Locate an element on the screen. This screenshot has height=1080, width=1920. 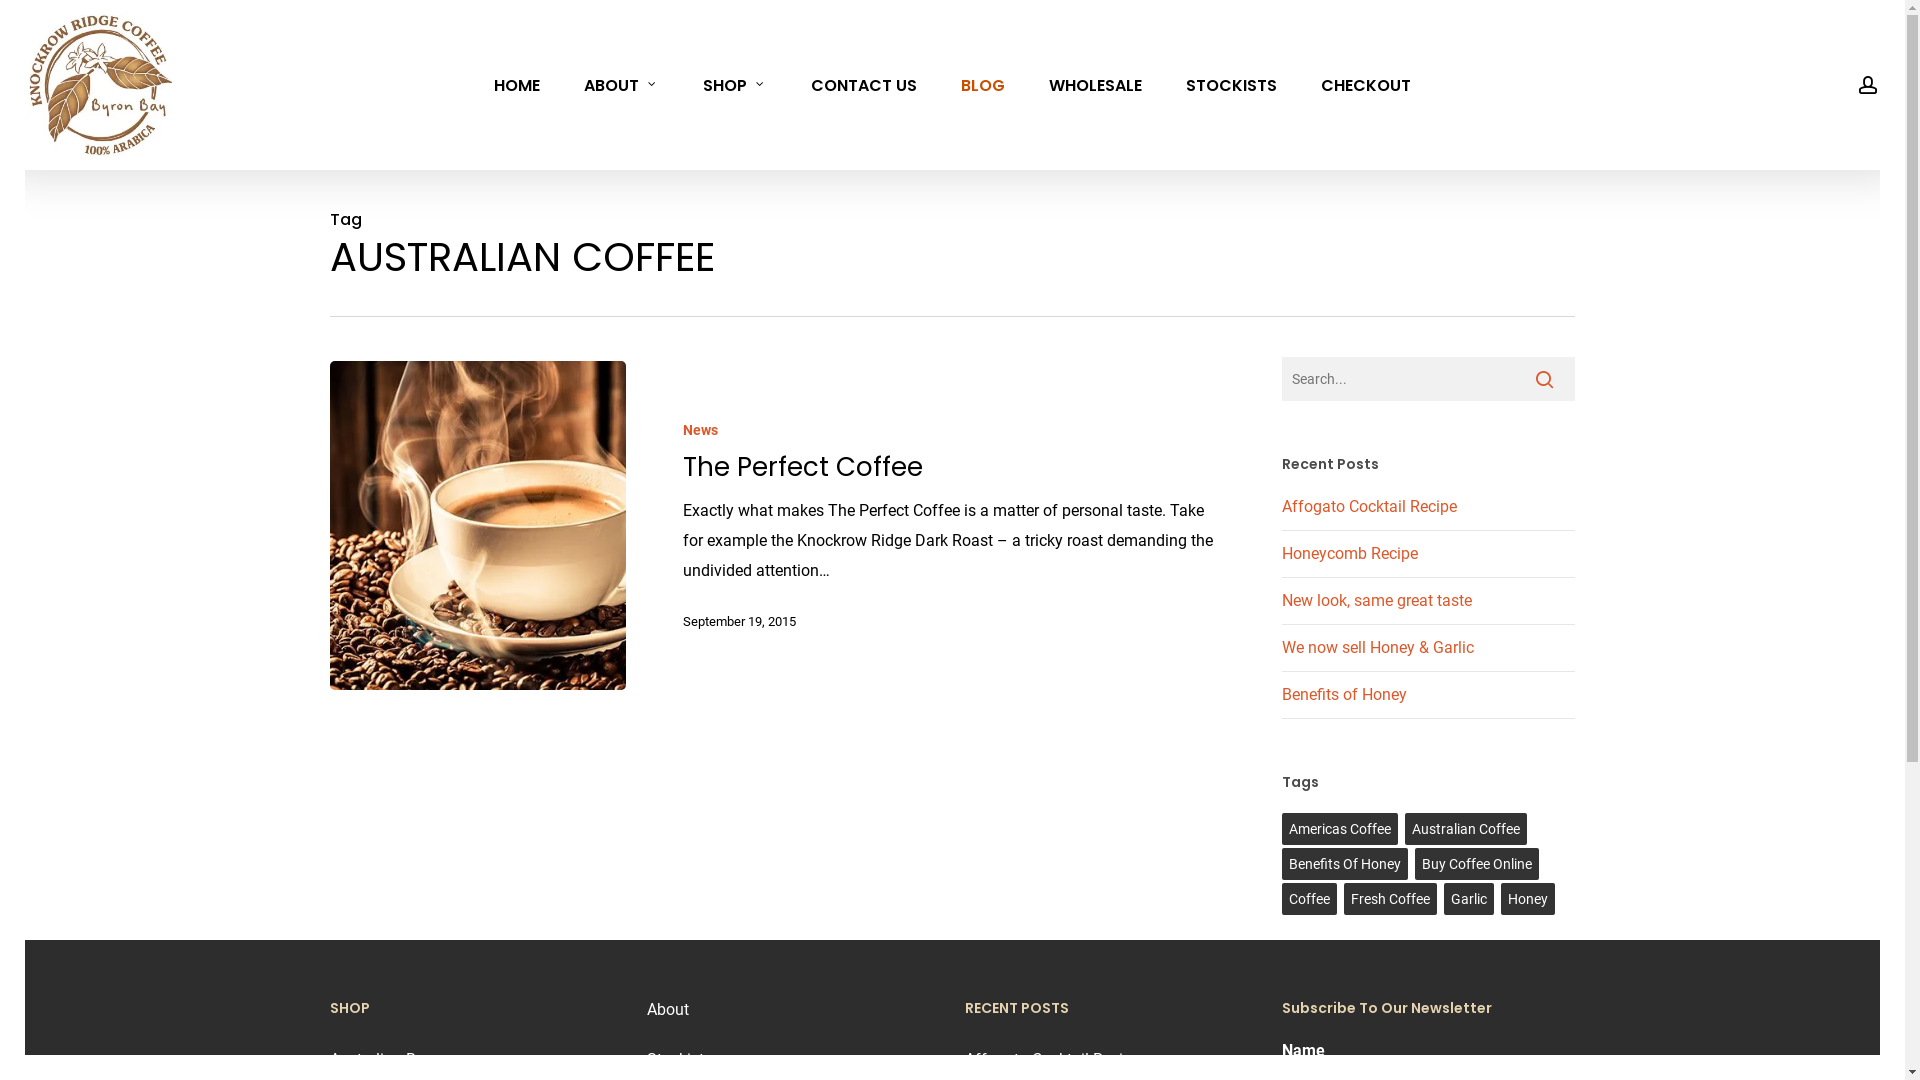
'Stockists' is located at coordinates (679, 1058).